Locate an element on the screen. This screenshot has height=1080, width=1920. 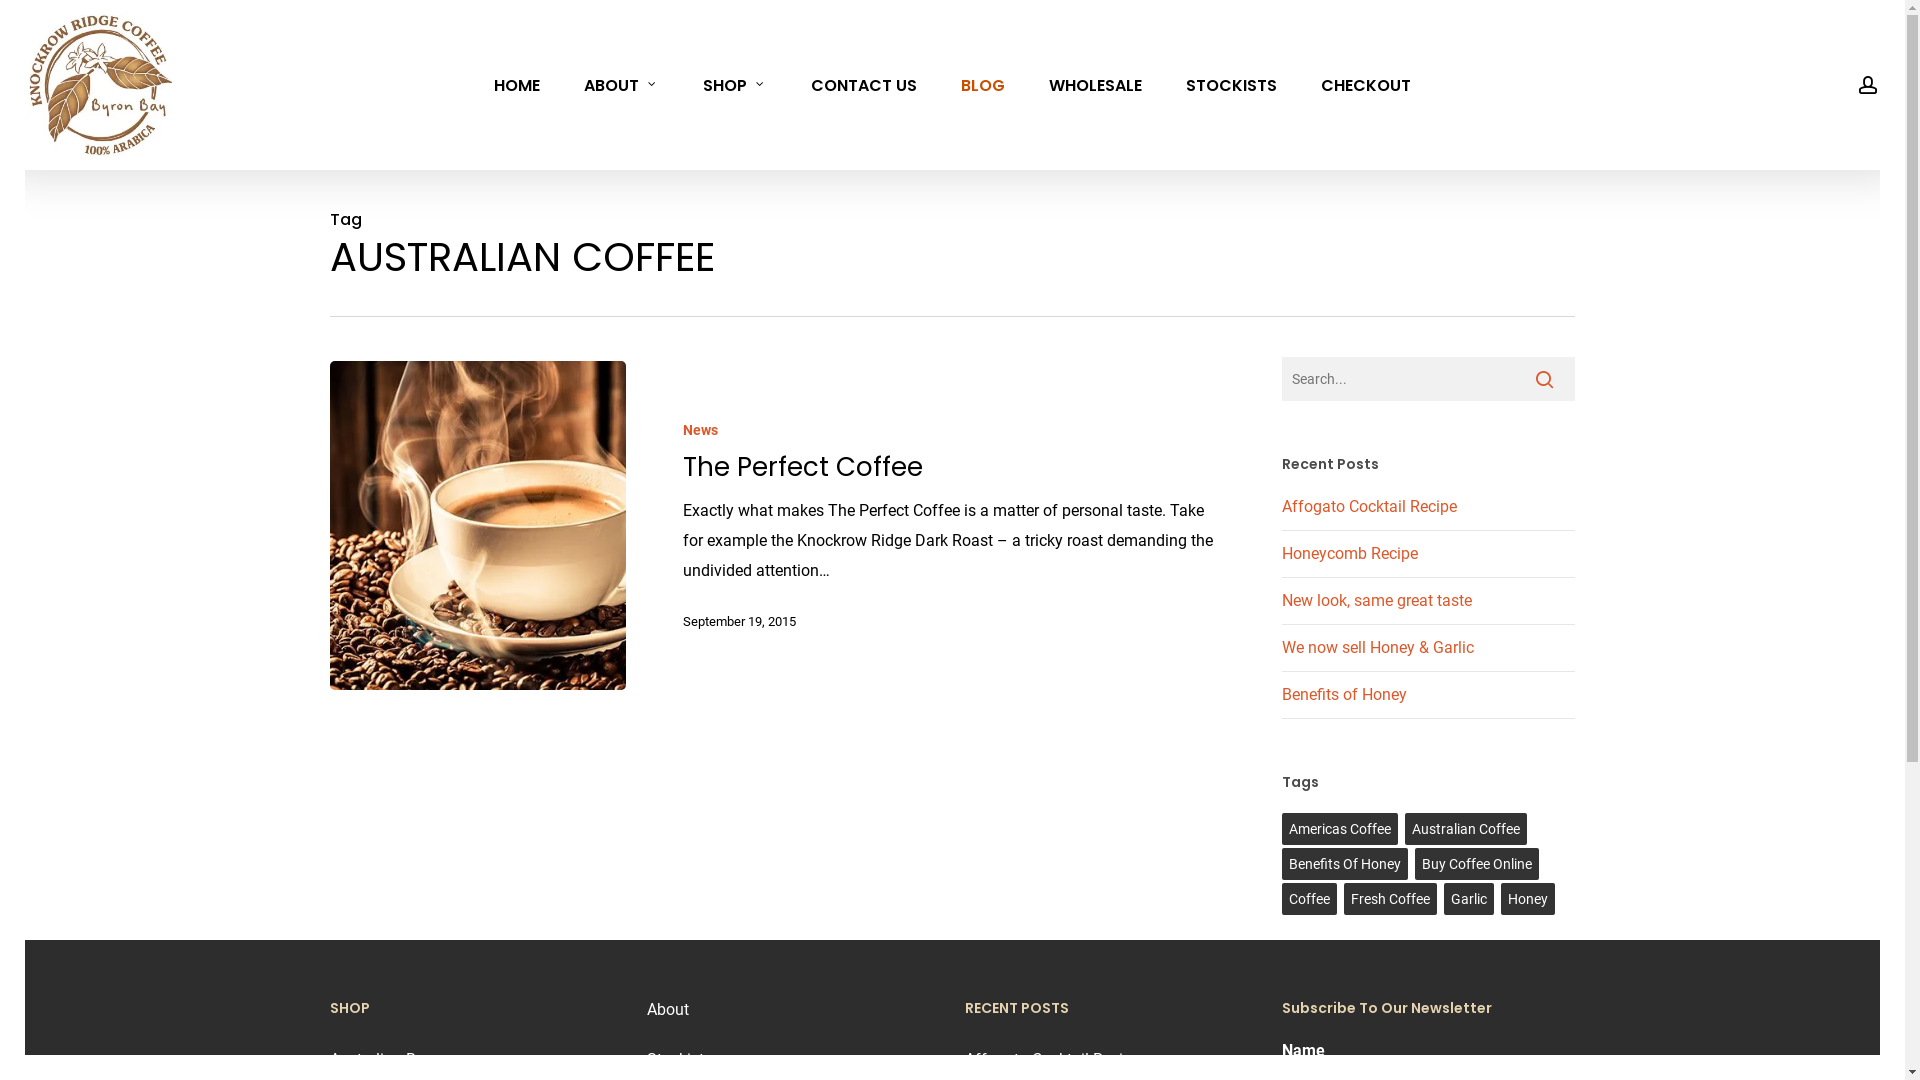
'Stockists' is located at coordinates (679, 1058).